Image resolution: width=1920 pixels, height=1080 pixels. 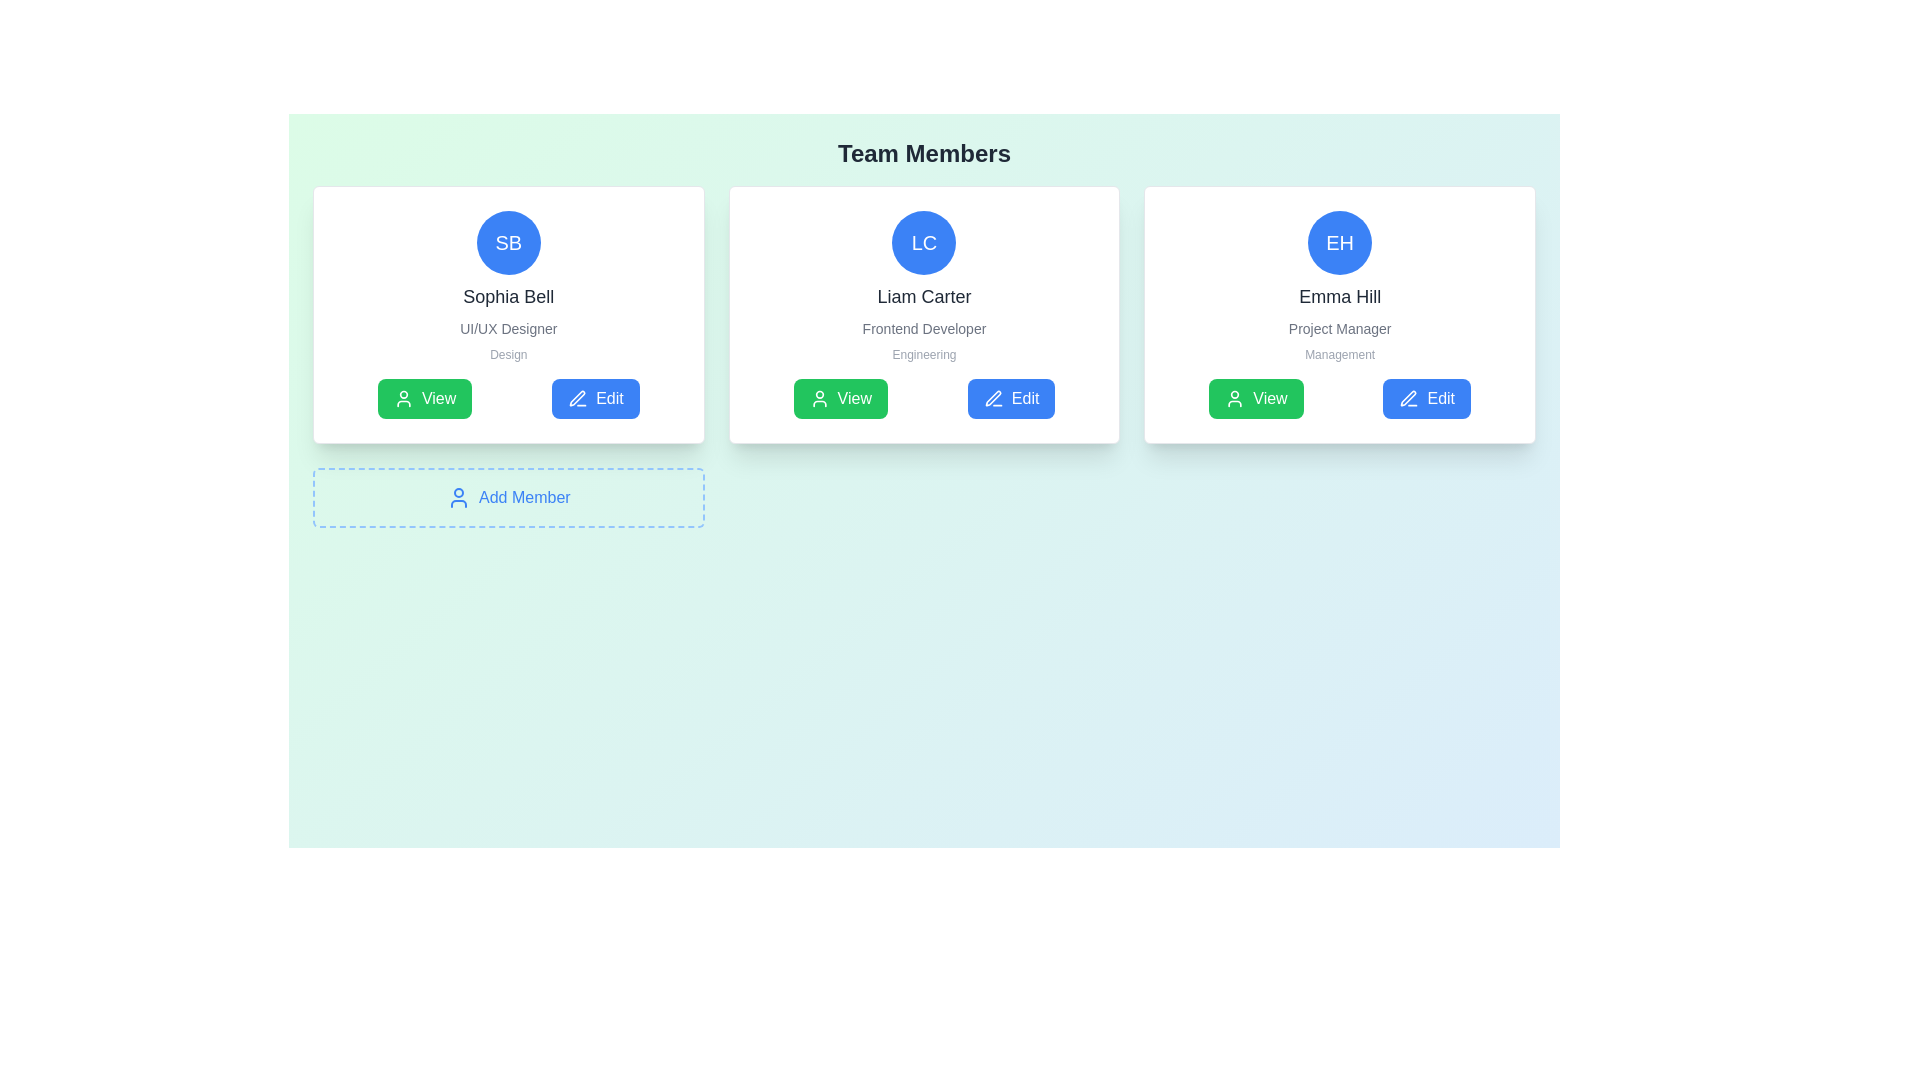 I want to click on 'Team Members' heading text, which is a bold black title positioned at the top of the interface to understand the section's purpose, so click(x=923, y=153).